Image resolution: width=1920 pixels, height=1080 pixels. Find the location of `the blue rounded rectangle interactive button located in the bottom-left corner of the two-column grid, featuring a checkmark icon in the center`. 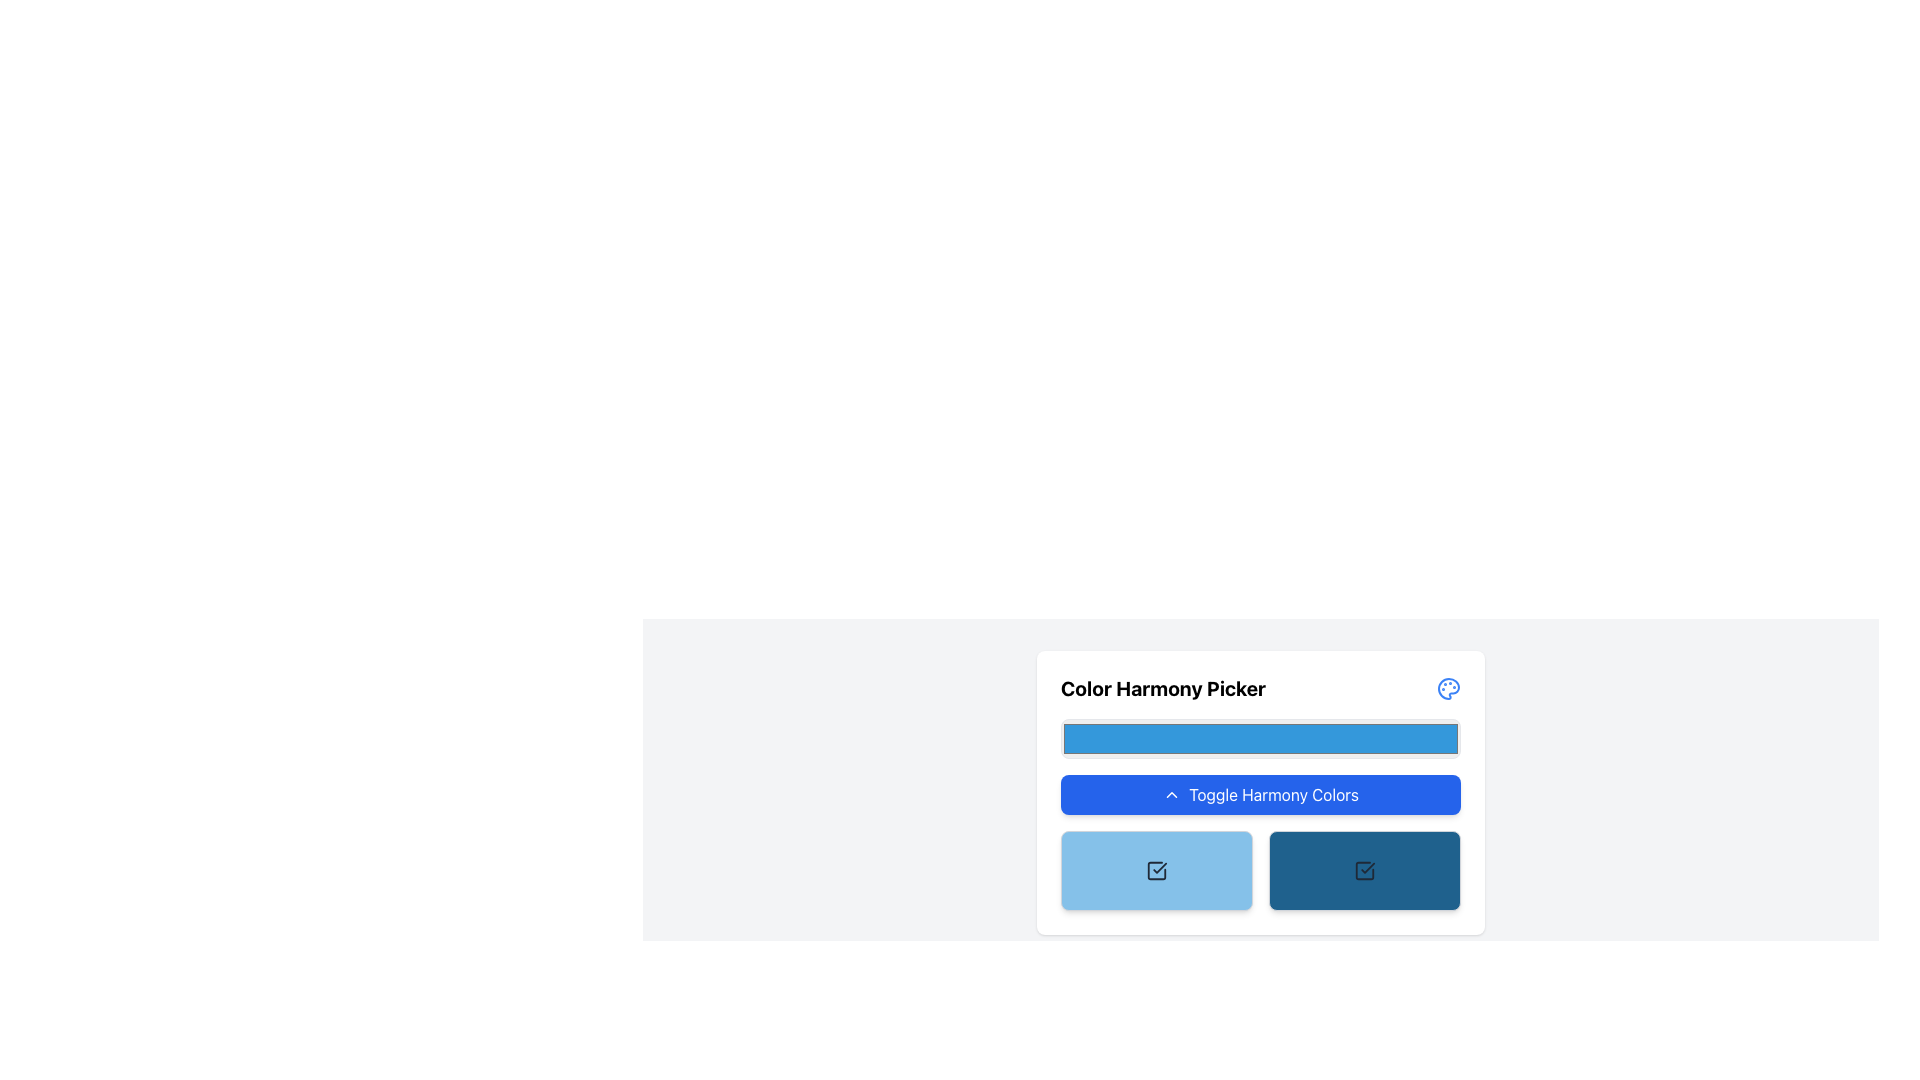

the blue rounded rectangle interactive button located in the bottom-left corner of the two-column grid, featuring a checkmark icon in the center is located at coordinates (1156, 870).